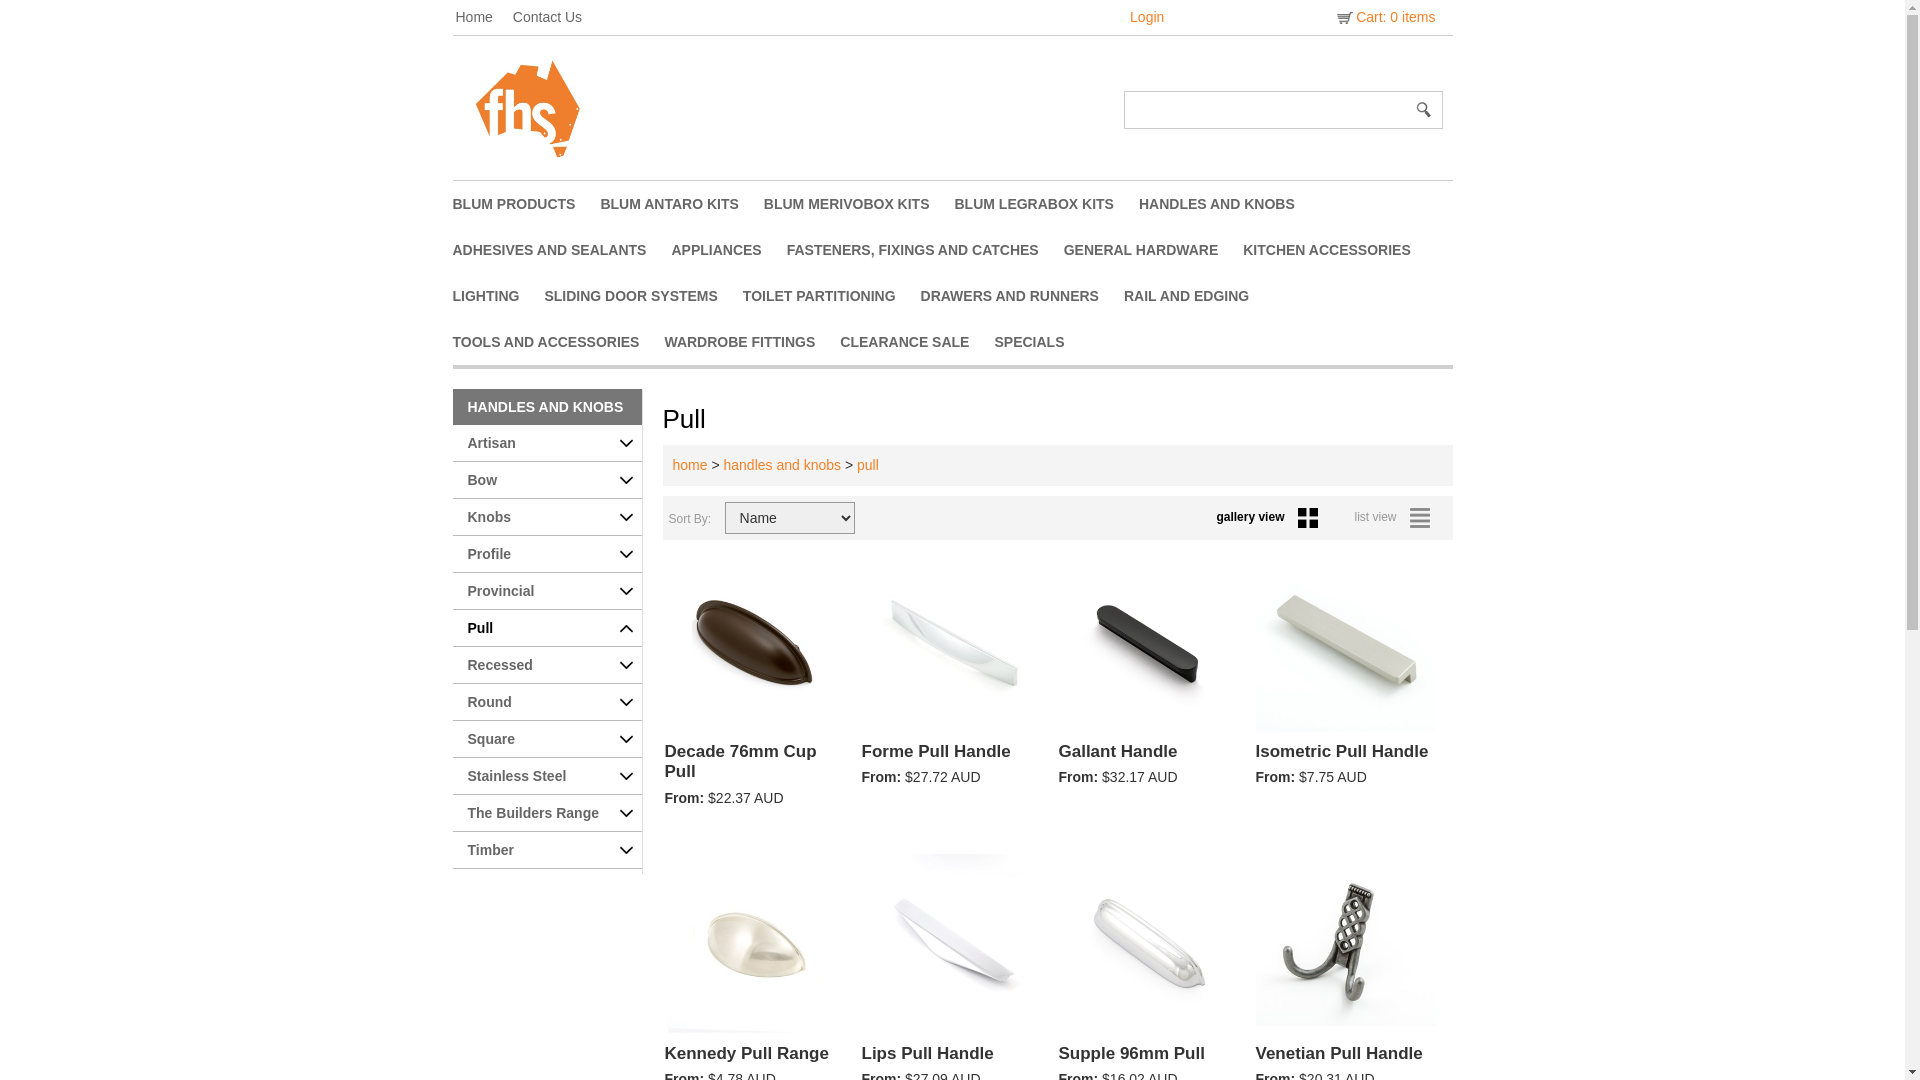 The image size is (1920, 1080). I want to click on 'Pull', so click(546, 627).